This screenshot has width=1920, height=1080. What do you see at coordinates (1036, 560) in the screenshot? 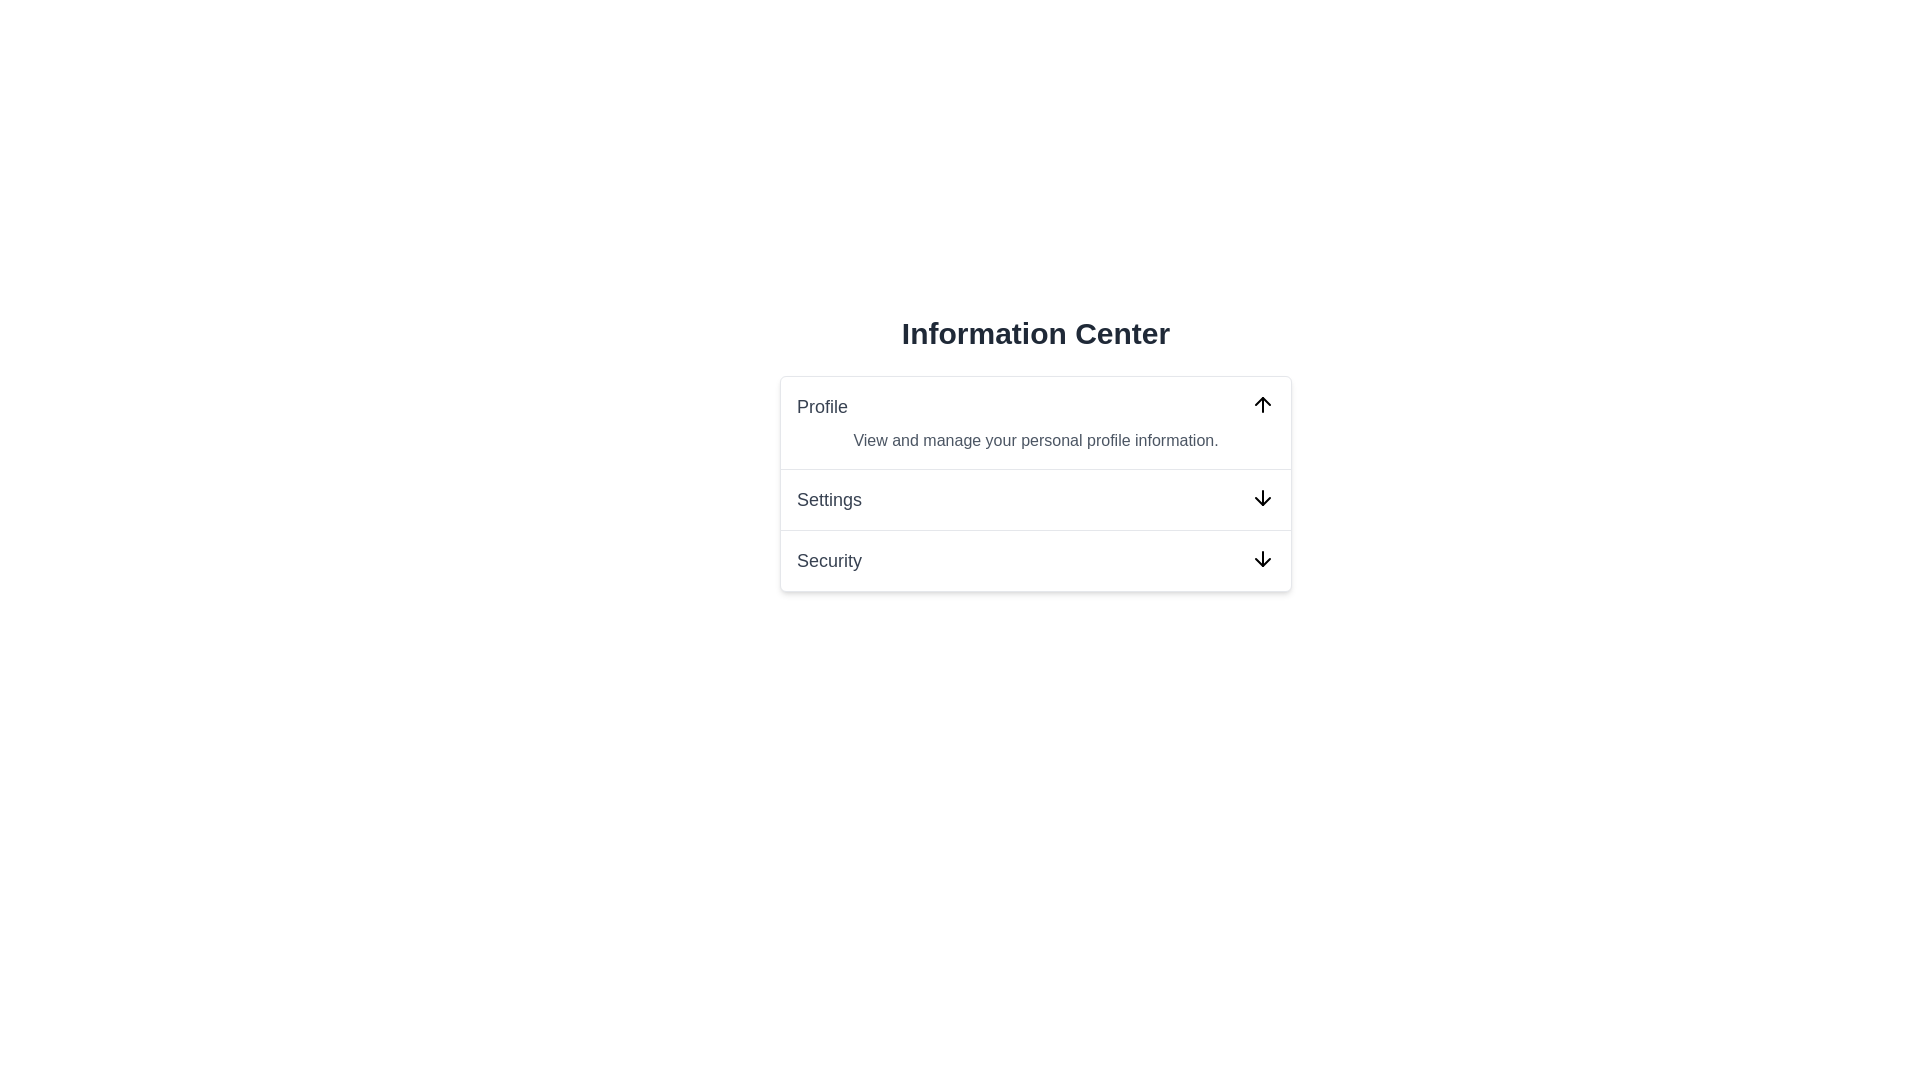
I see `the dropdown trigger button for accessing or modifying security-related settings located in the 'Information Center' card` at bounding box center [1036, 560].